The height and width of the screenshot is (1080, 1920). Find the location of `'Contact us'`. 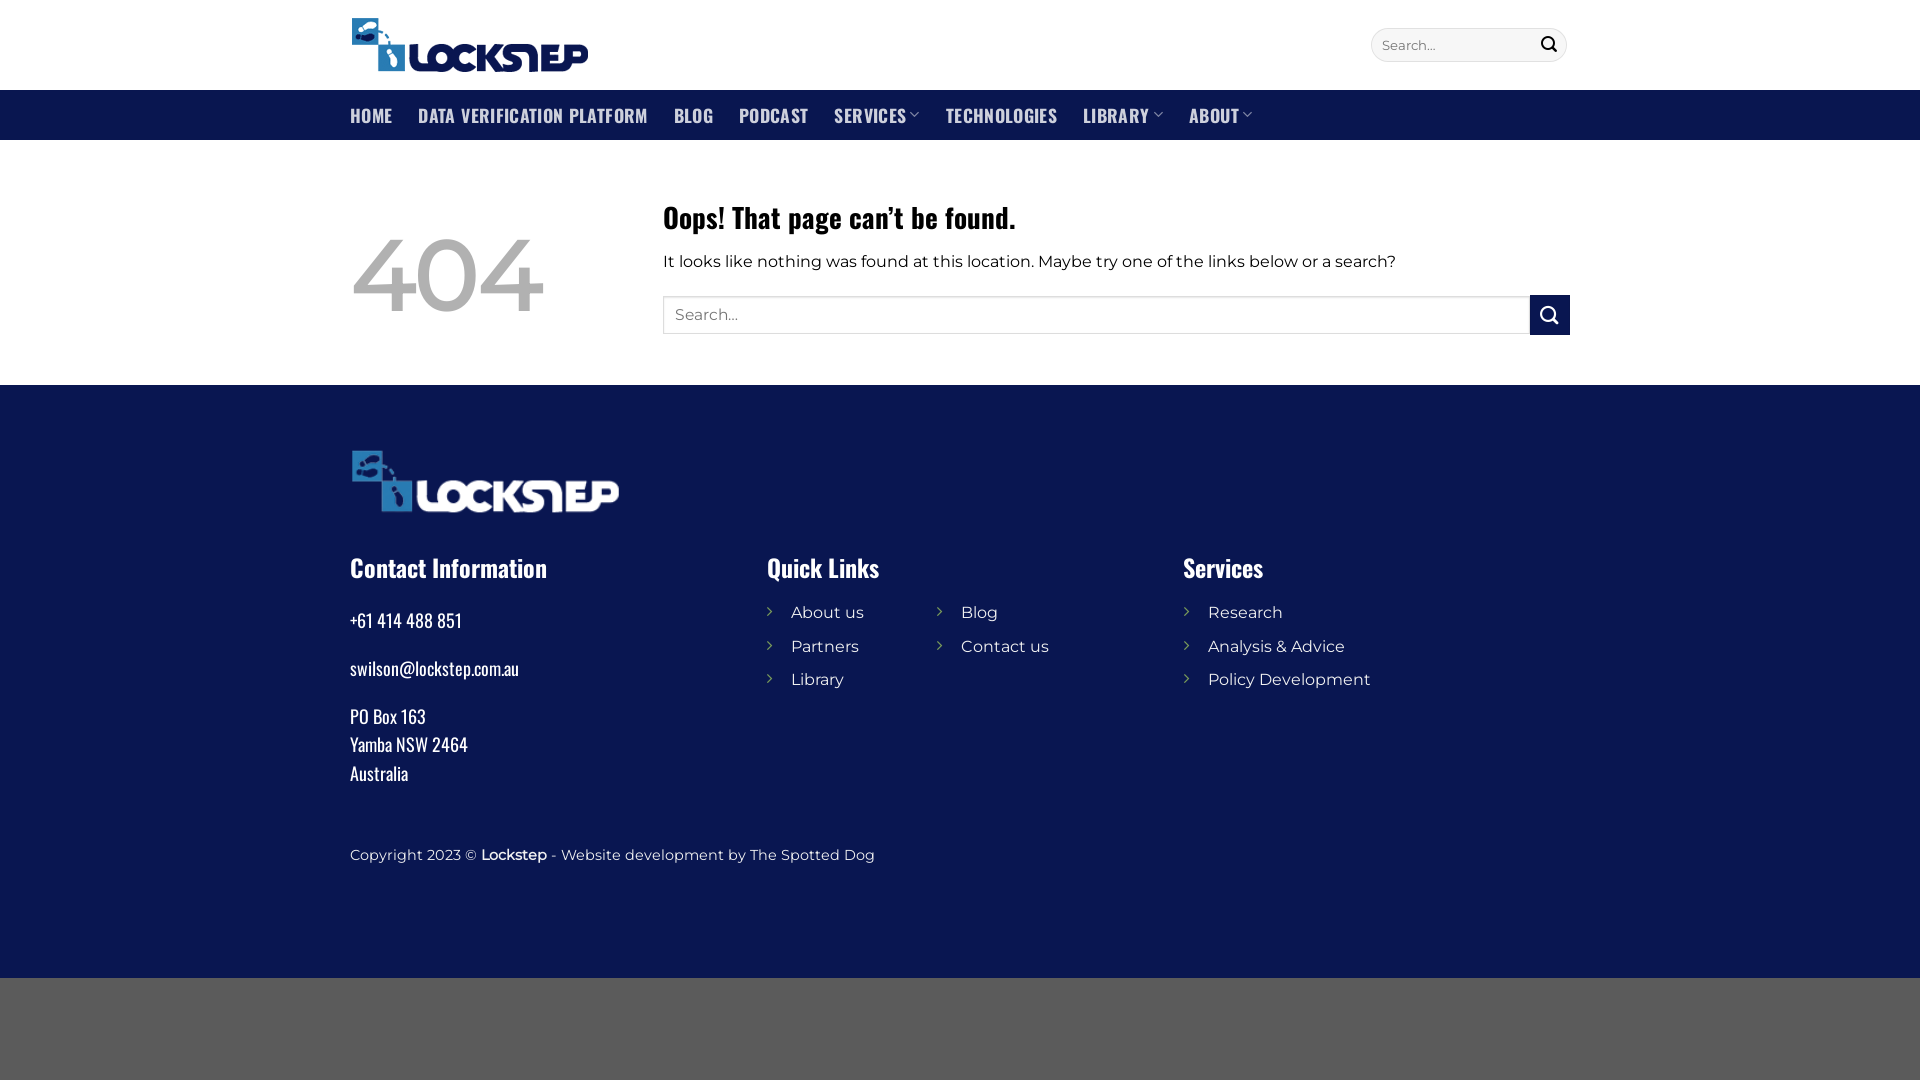

'Contact us' is located at coordinates (1004, 646).